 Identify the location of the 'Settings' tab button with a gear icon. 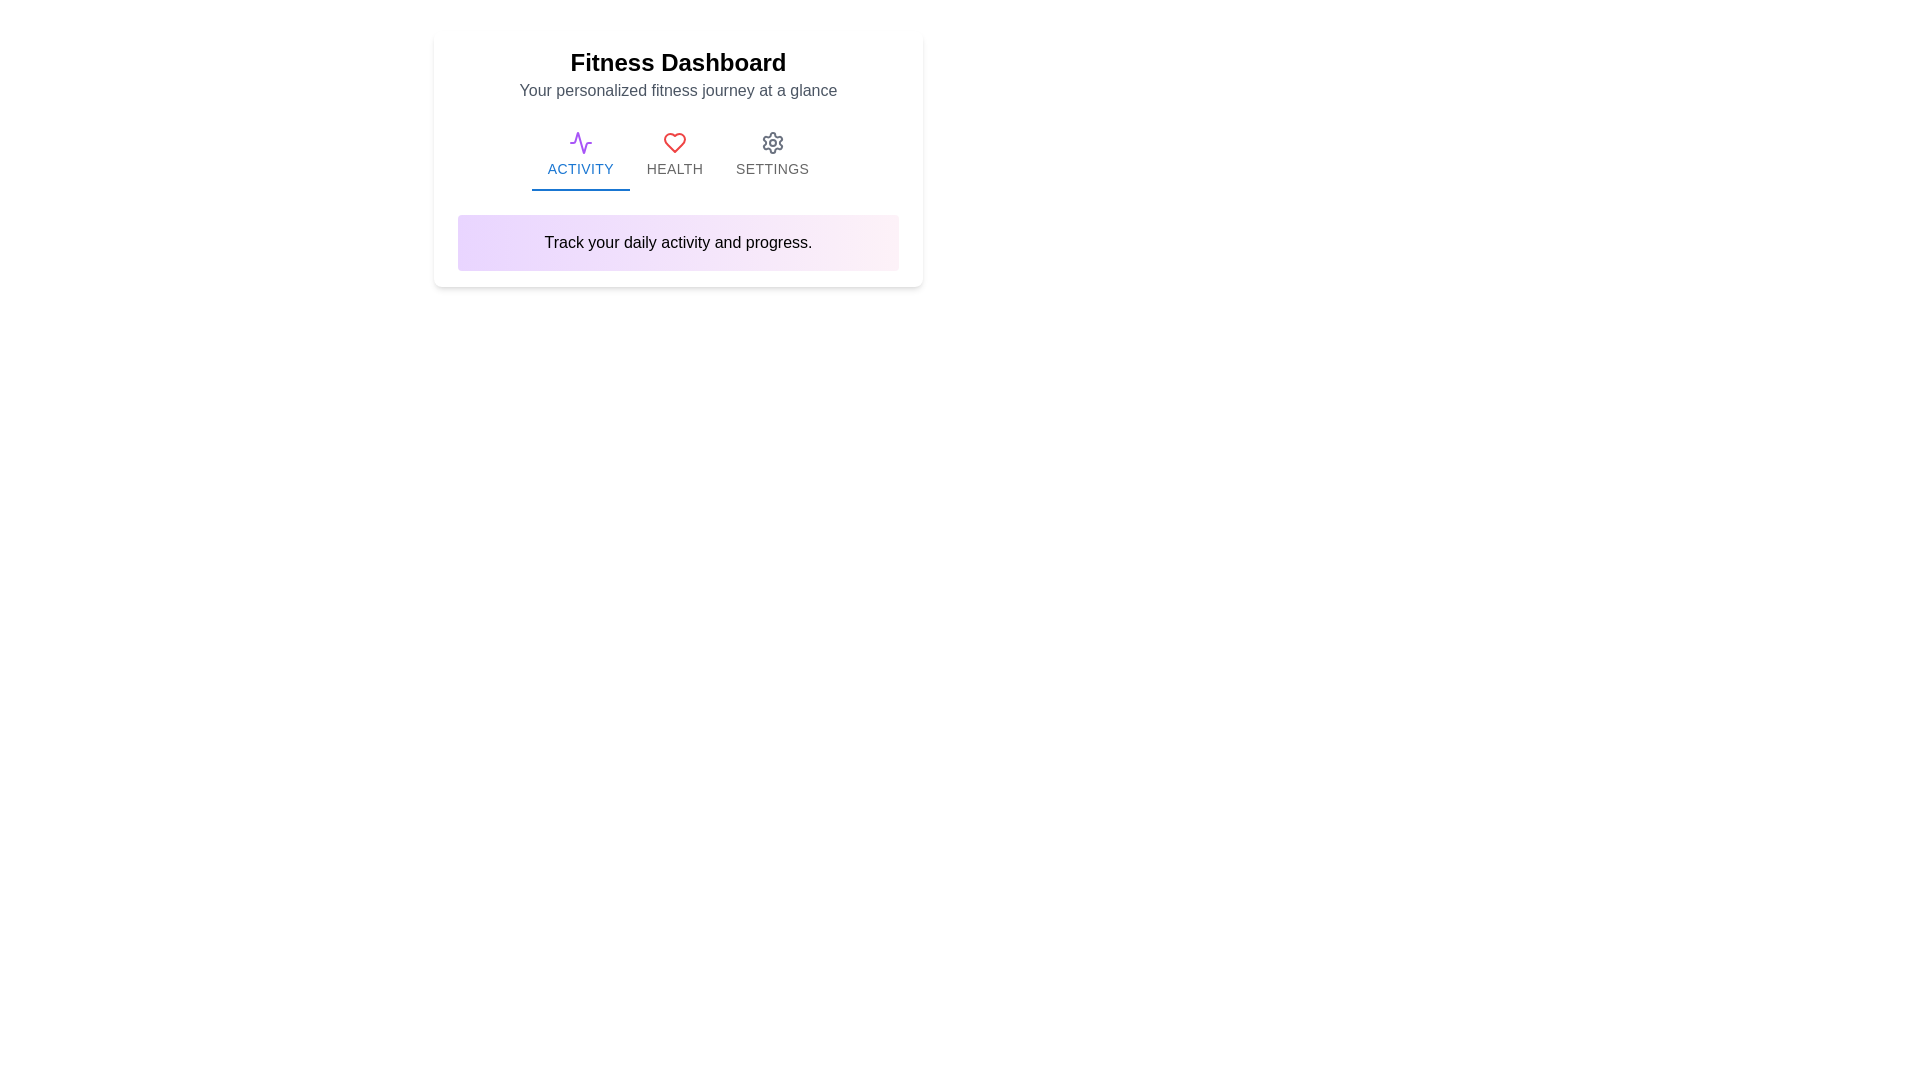
(771, 153).